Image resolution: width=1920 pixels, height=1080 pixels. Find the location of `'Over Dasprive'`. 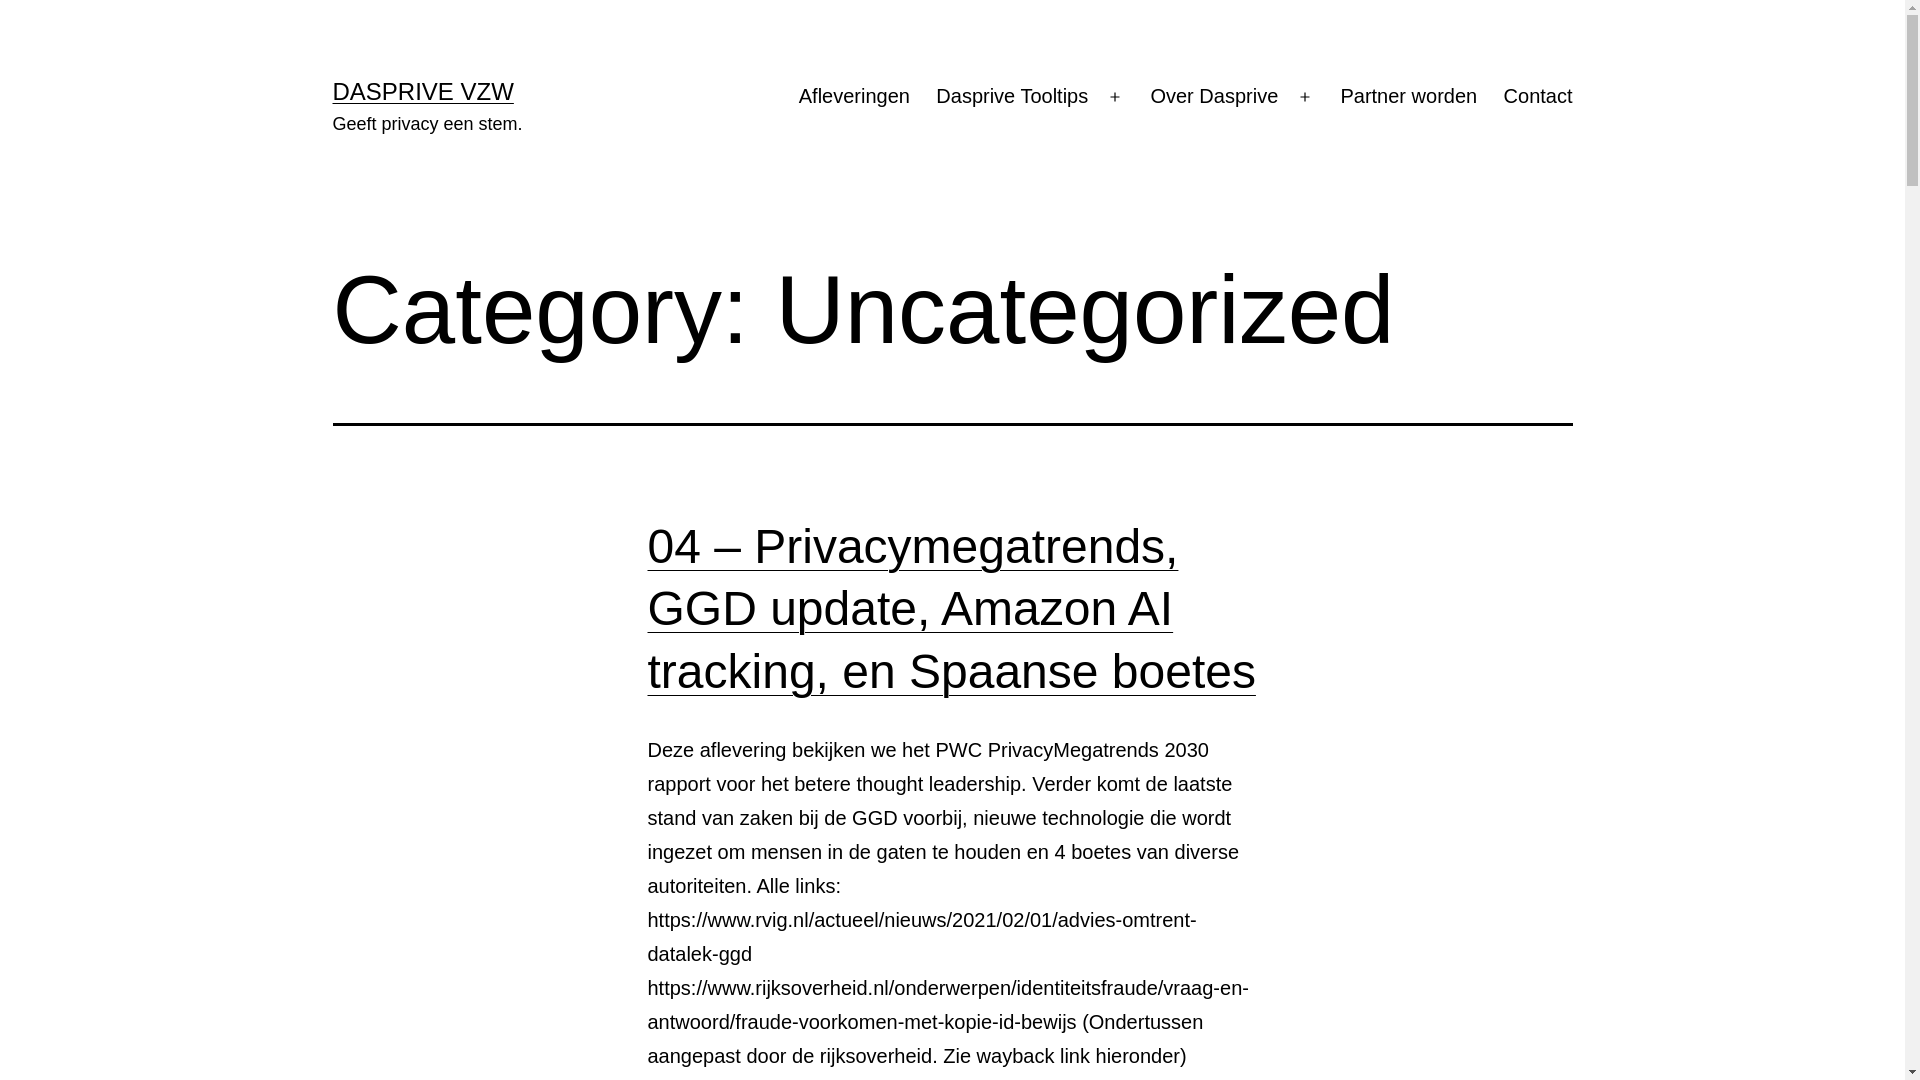

'Over Dasprive' is located at coordinates (1213, 96).